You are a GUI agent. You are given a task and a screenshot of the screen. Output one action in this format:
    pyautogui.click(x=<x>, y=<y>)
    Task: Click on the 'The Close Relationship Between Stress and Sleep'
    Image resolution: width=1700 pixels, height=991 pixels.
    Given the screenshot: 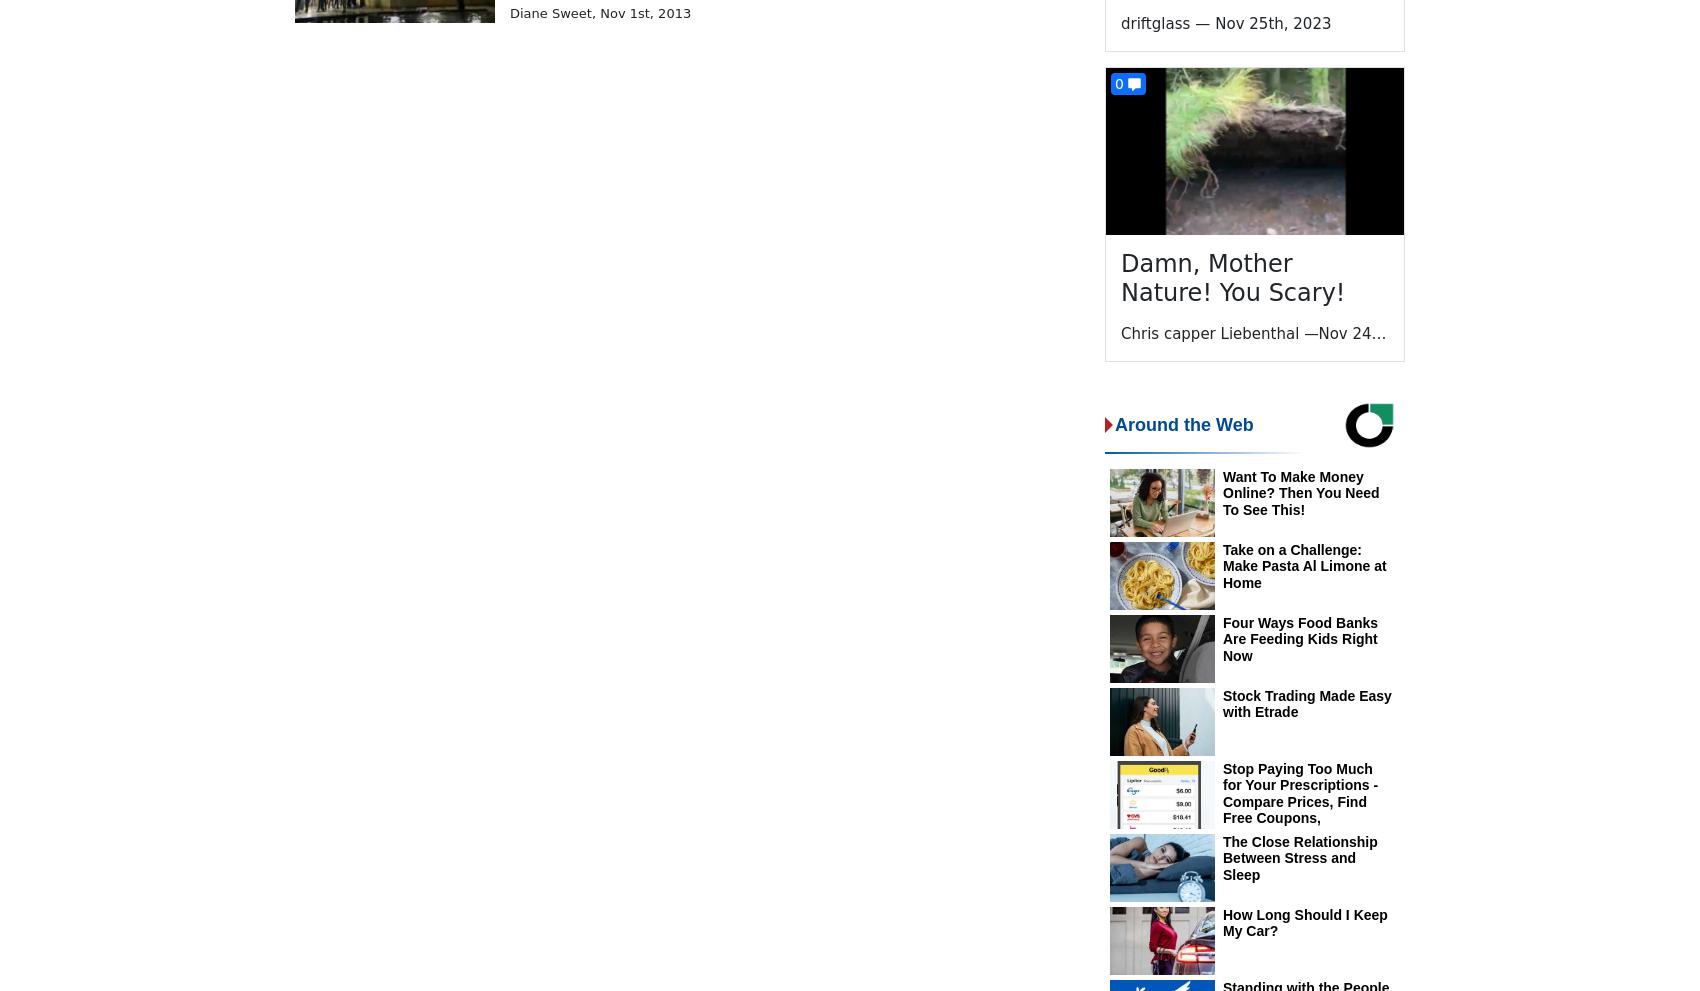 What is the action you would take?
    pyautogui.click(x=1299, y=858)
    